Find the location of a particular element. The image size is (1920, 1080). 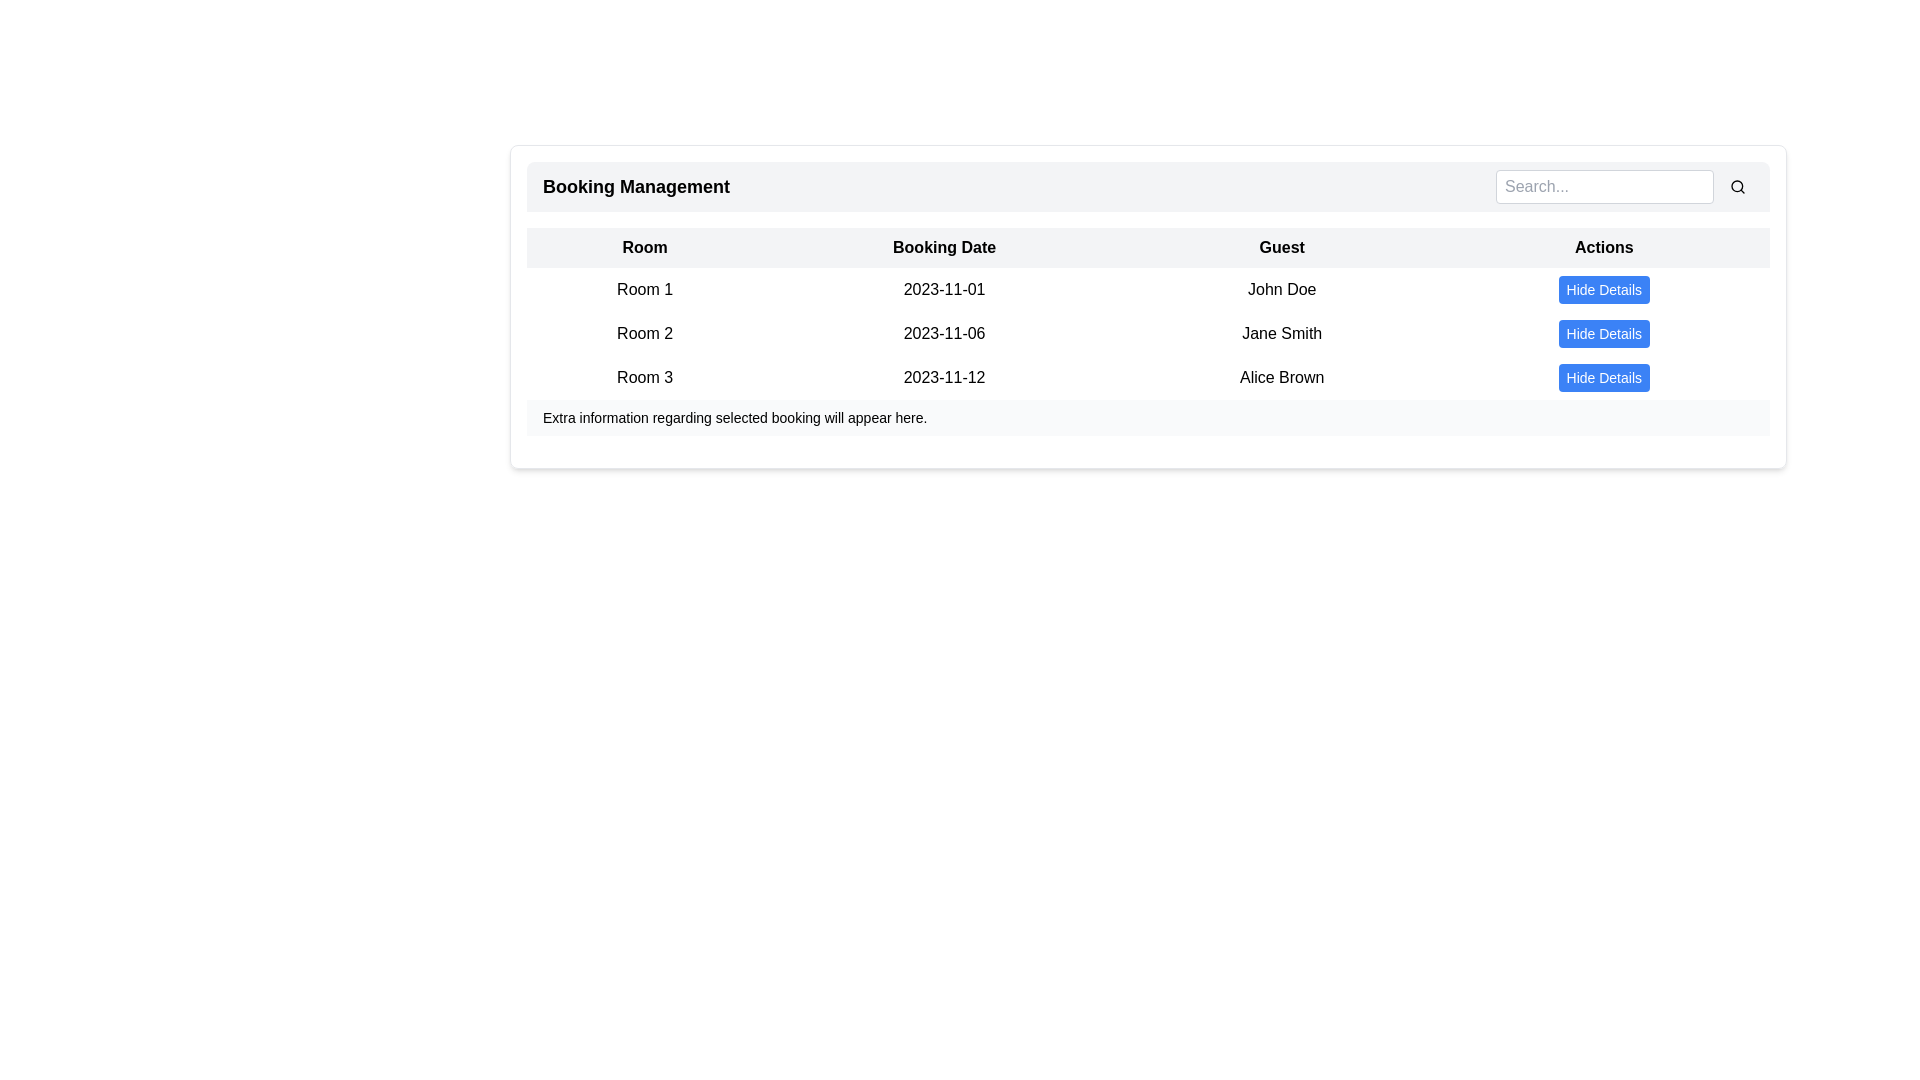

the button in the 'Actions' column of the table, specifically in the second row associated with 'Jane Smith', to hide additional details for that row is located at coordinates (1603, 333).